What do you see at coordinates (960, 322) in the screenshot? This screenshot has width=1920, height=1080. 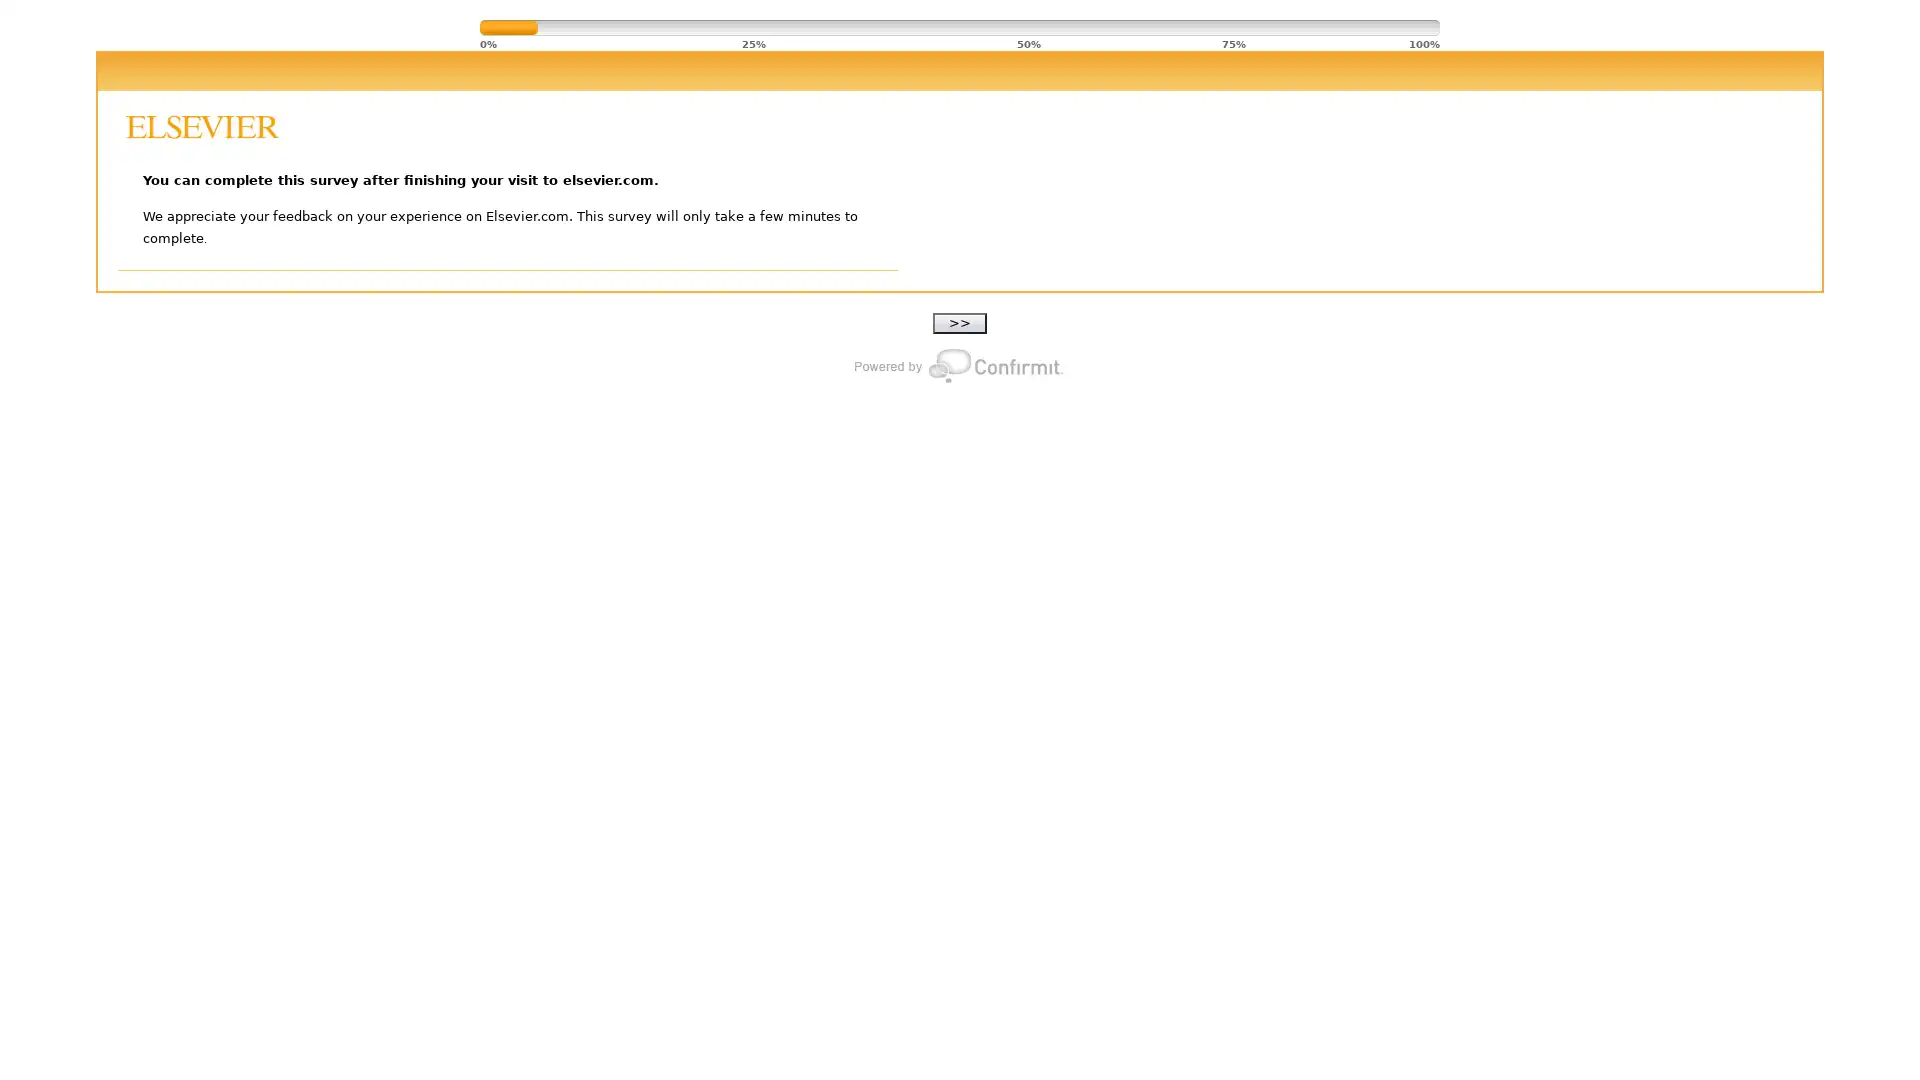 I see `>>` at bounding box center [960, 322].